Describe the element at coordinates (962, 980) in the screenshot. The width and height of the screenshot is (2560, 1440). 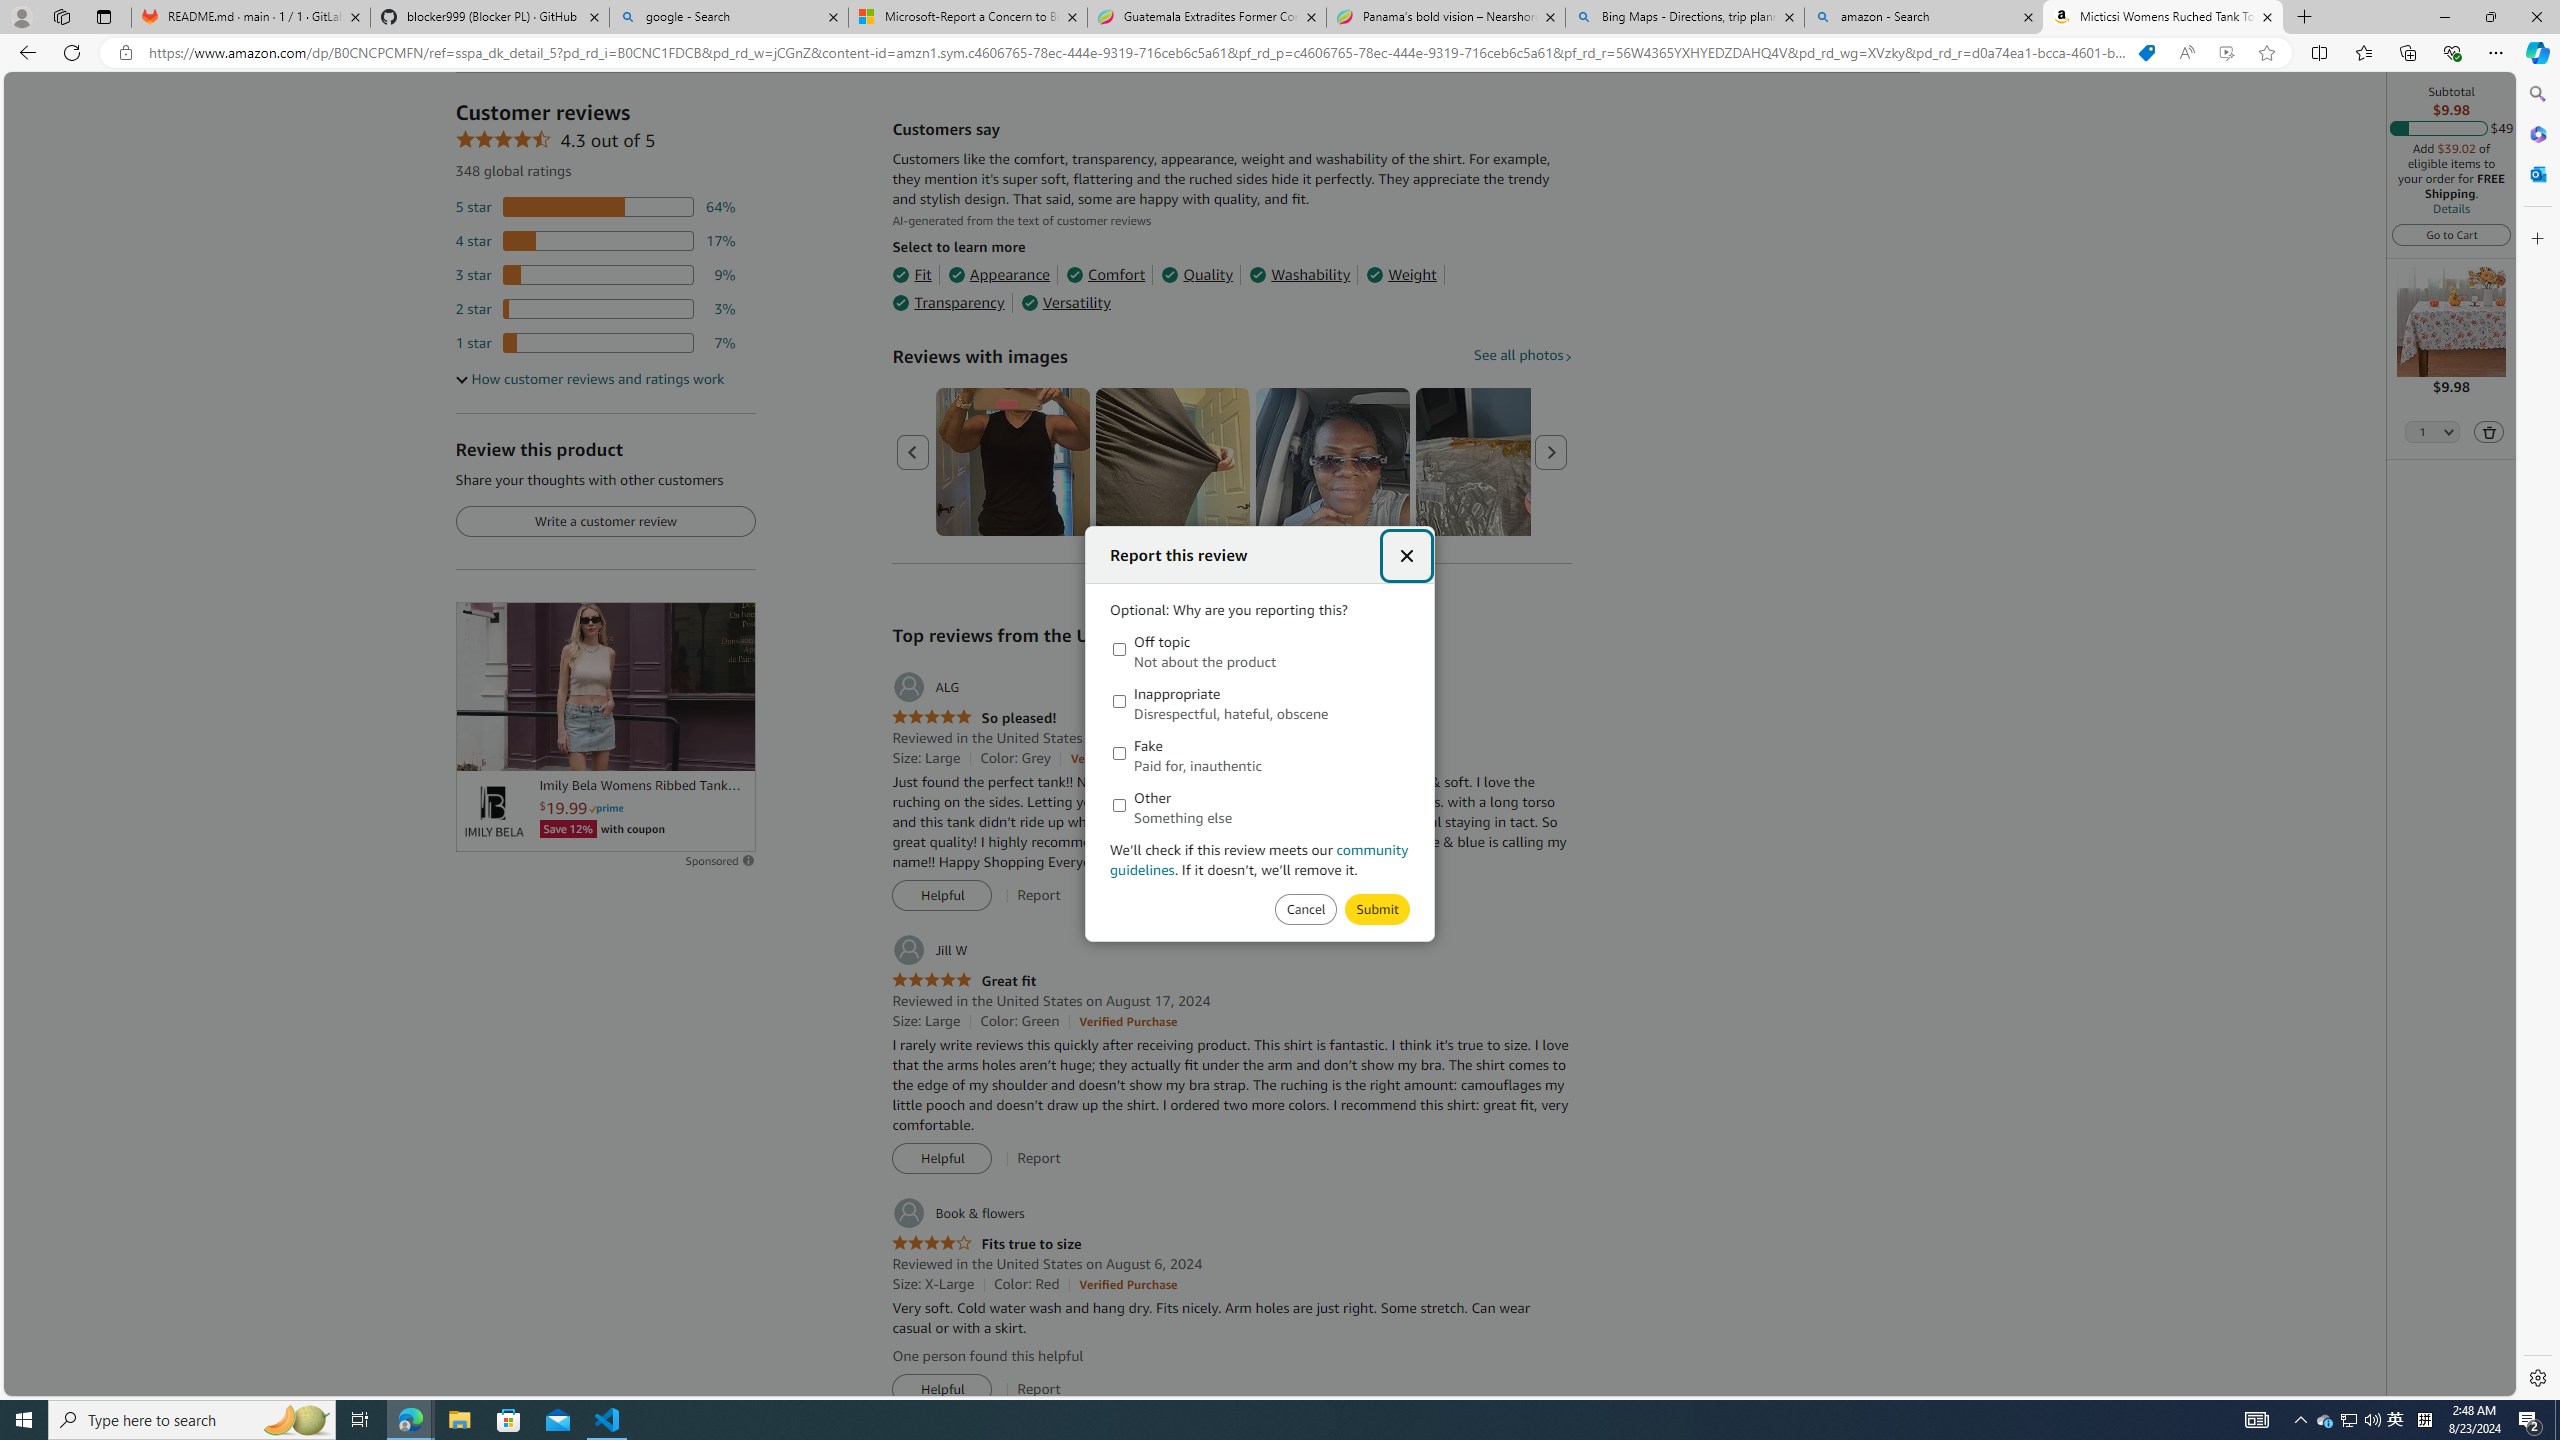
I see `'5.0 out of 5 stars Great fit'` at that location.